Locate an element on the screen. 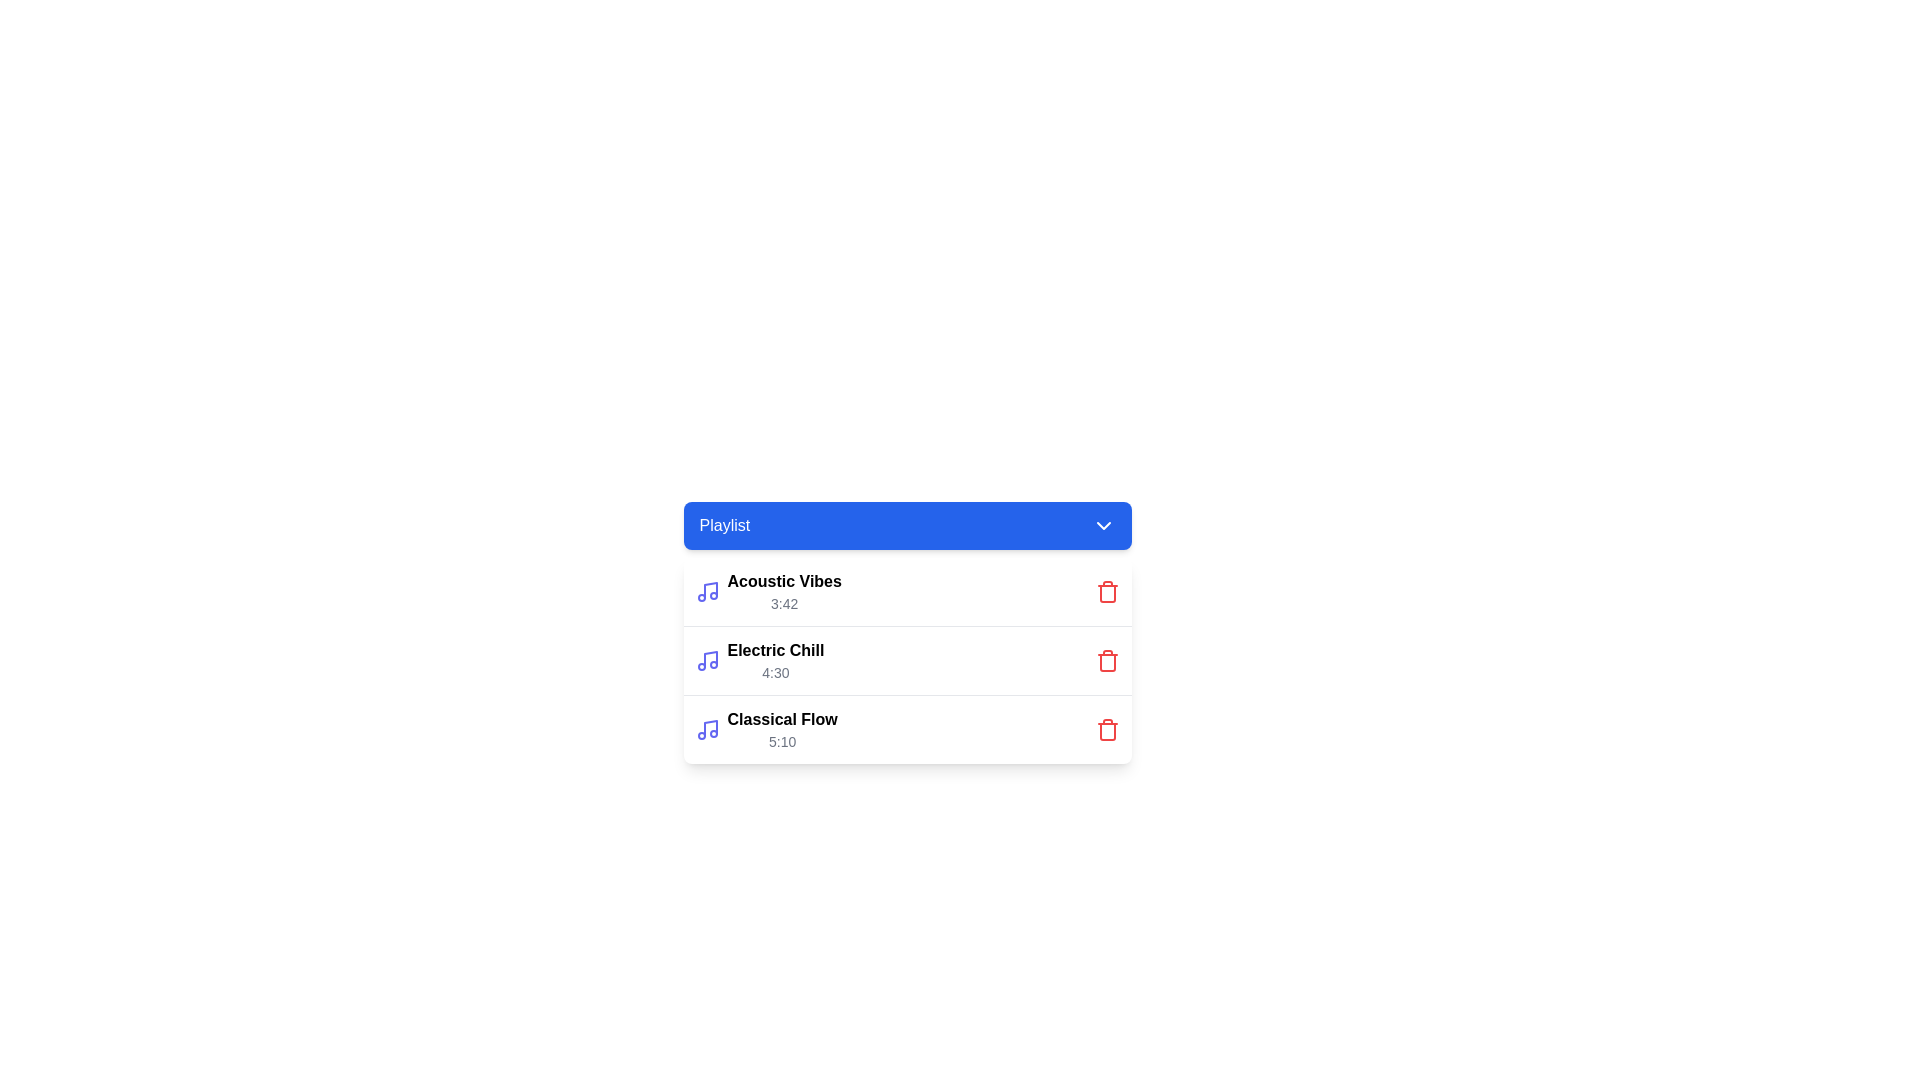 This screenshot has height=1080, width=1920. the list item titled 'Electric Chill' in the playlist menu to interact with the track is located at coordinates (906, 660).